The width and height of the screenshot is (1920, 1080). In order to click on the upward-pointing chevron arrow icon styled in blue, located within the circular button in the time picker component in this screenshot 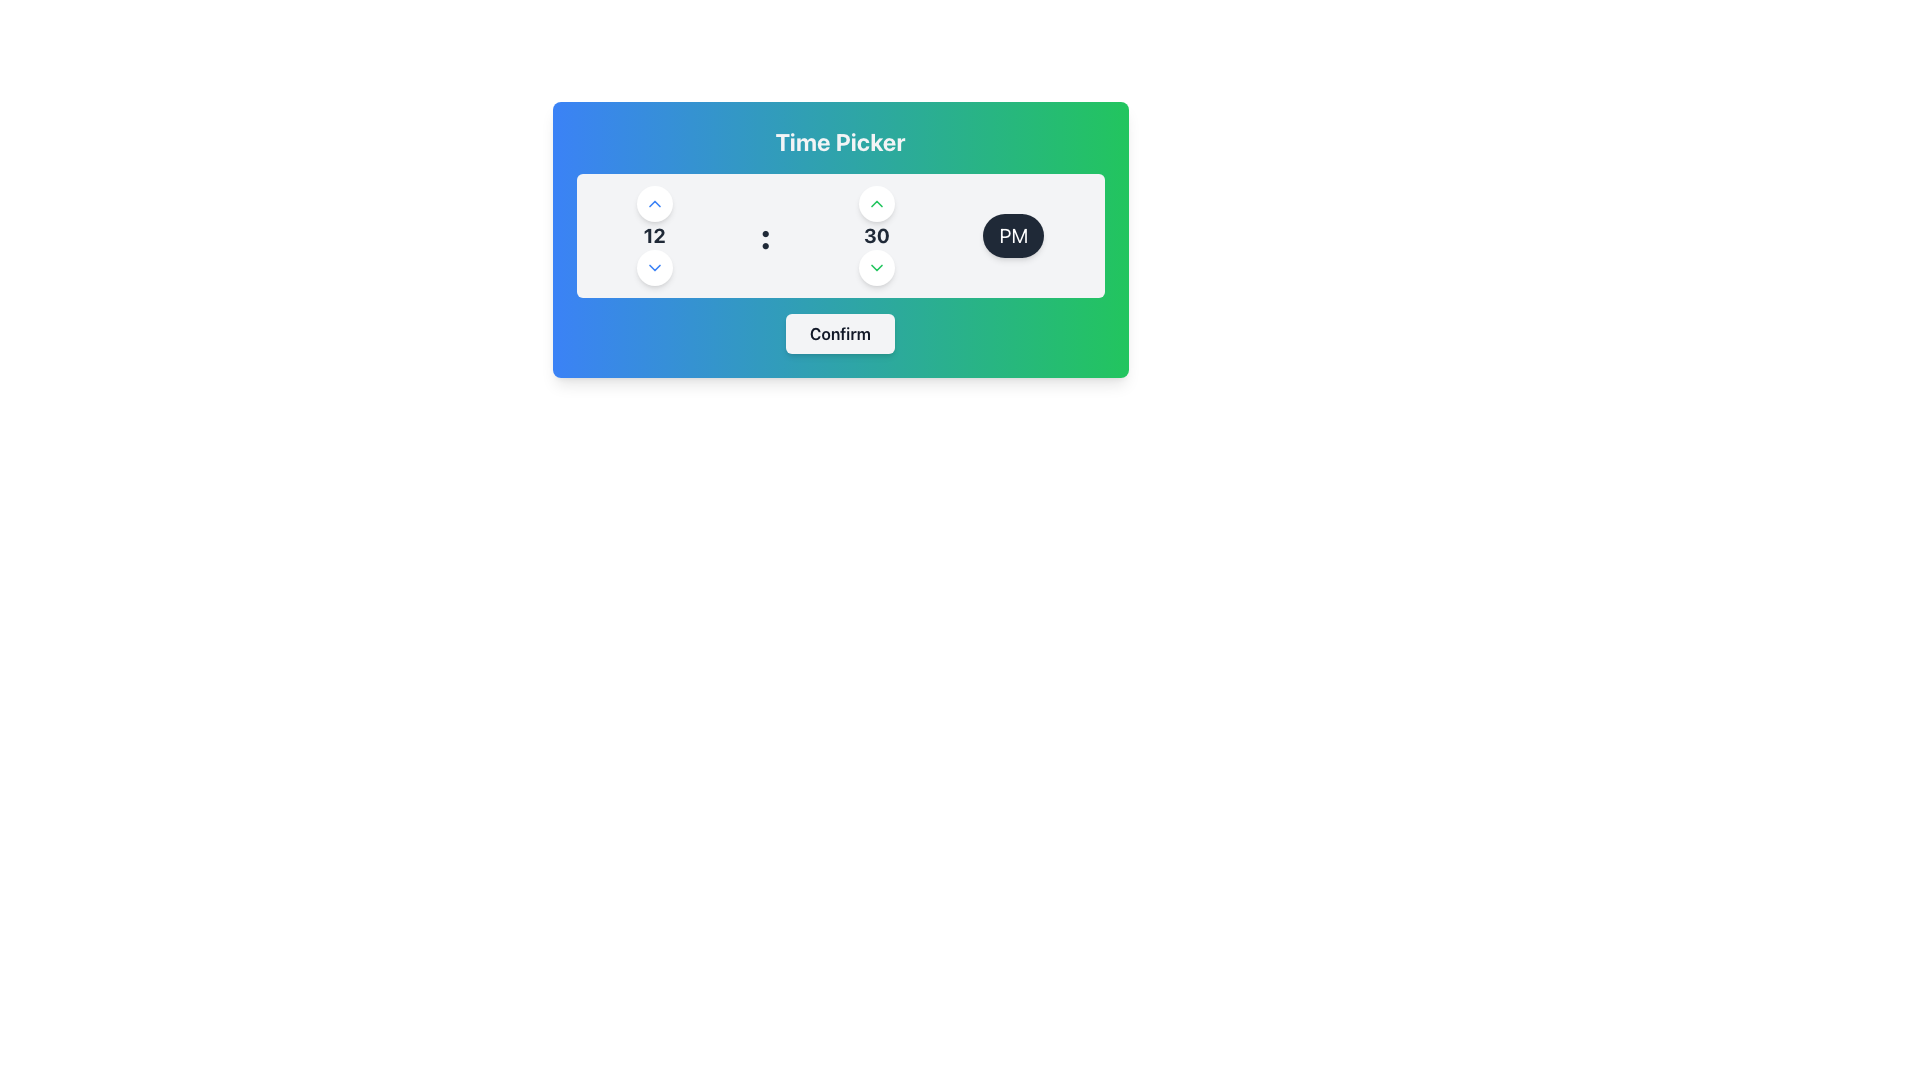, I will do `click(654, 204)`.